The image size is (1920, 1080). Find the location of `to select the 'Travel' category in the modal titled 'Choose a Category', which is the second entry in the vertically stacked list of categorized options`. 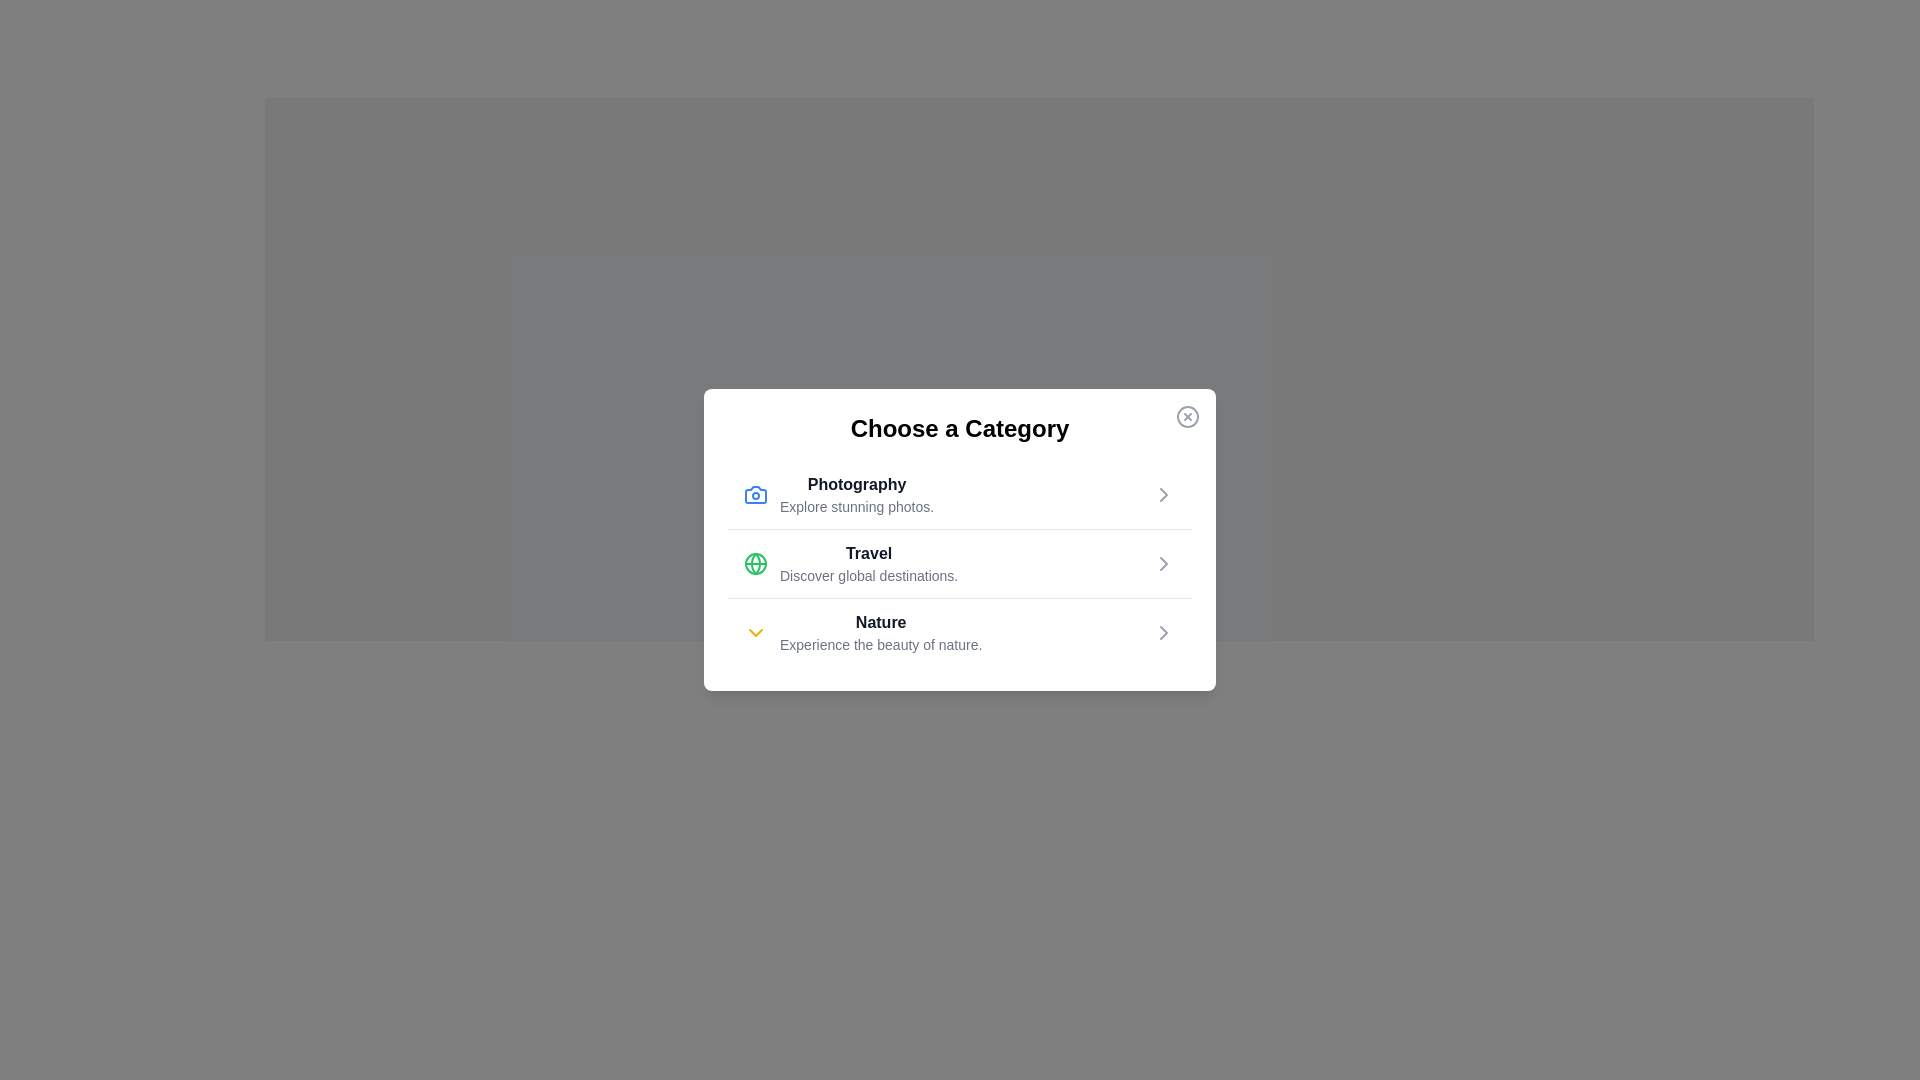

to select the 'Travel' category in the modal titled 'Choose a Category', which is the second entry in the vertically stacked list of categorized options is located at coordinates (960, 540).